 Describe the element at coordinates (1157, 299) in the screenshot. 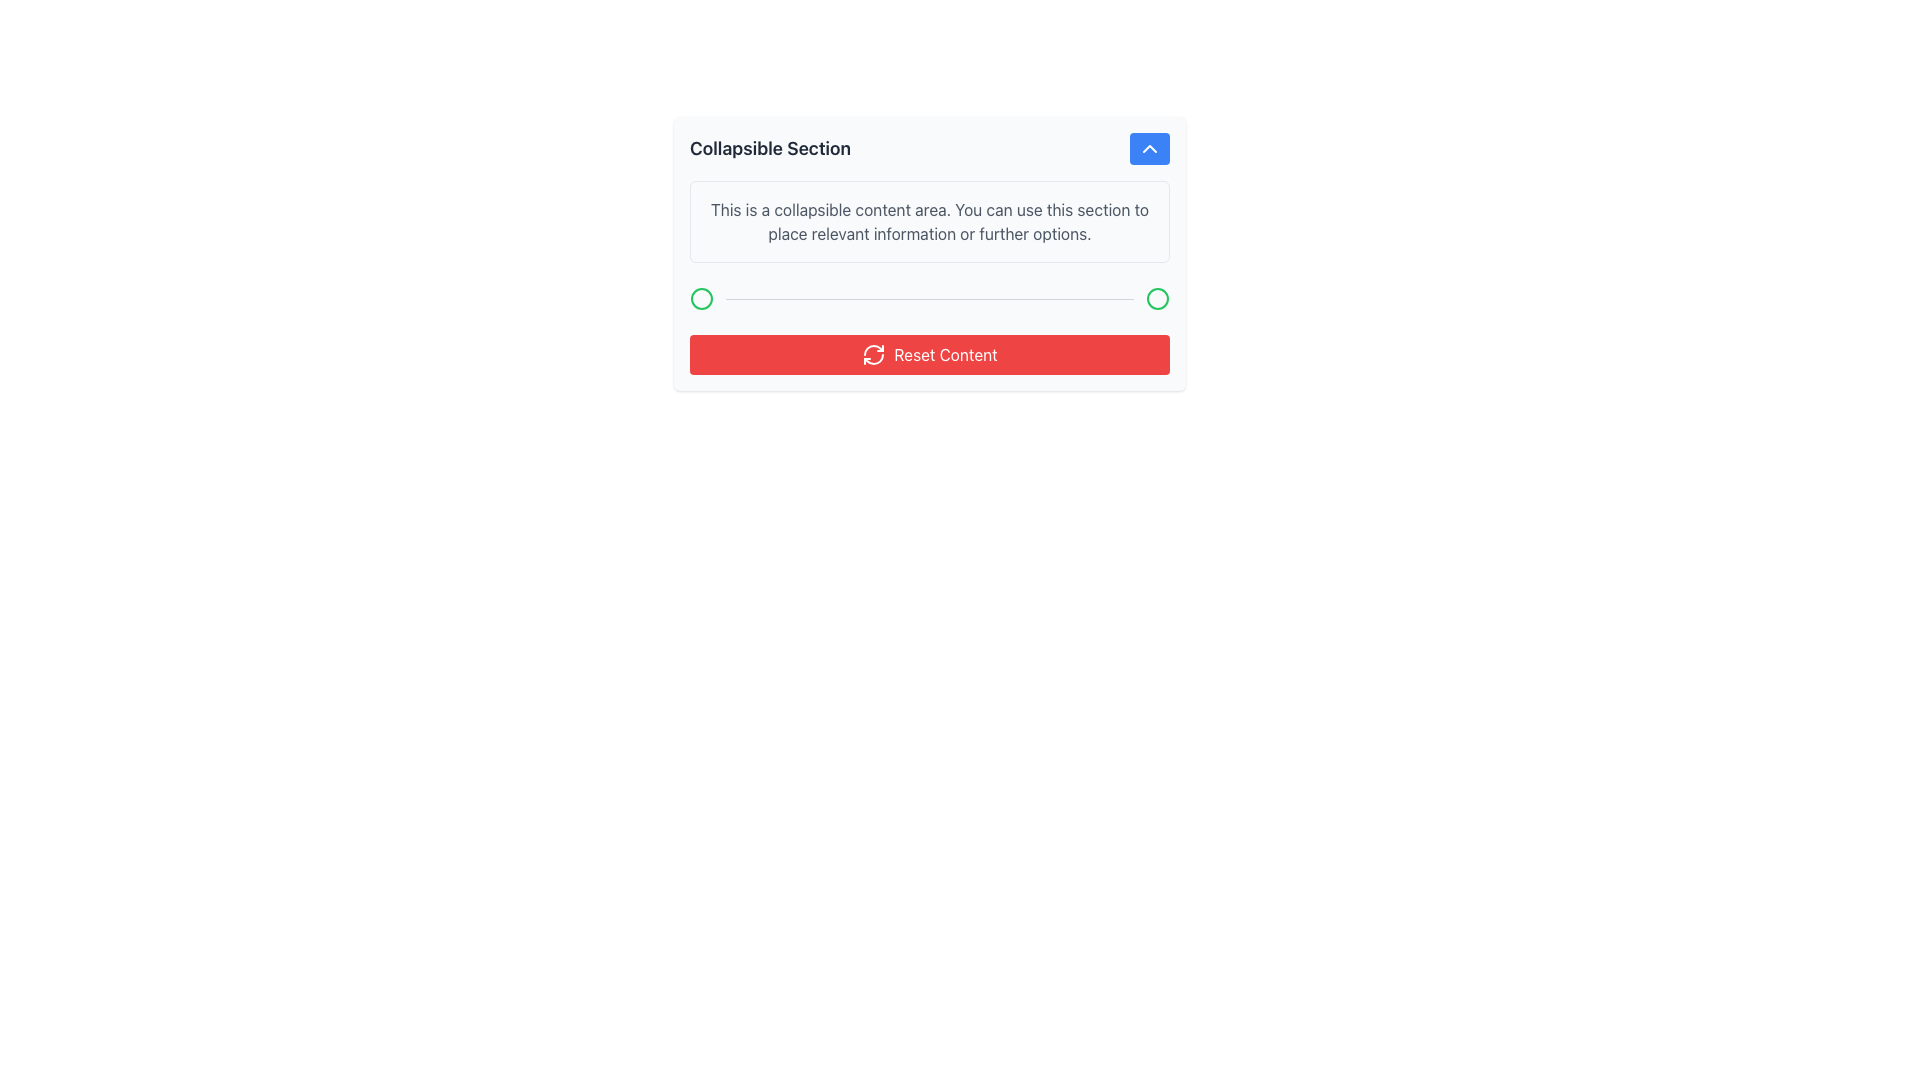

I see `the SVG Circle Element, which serves as a status indicator located to the left of the input text area within a collapsible section` at that location.